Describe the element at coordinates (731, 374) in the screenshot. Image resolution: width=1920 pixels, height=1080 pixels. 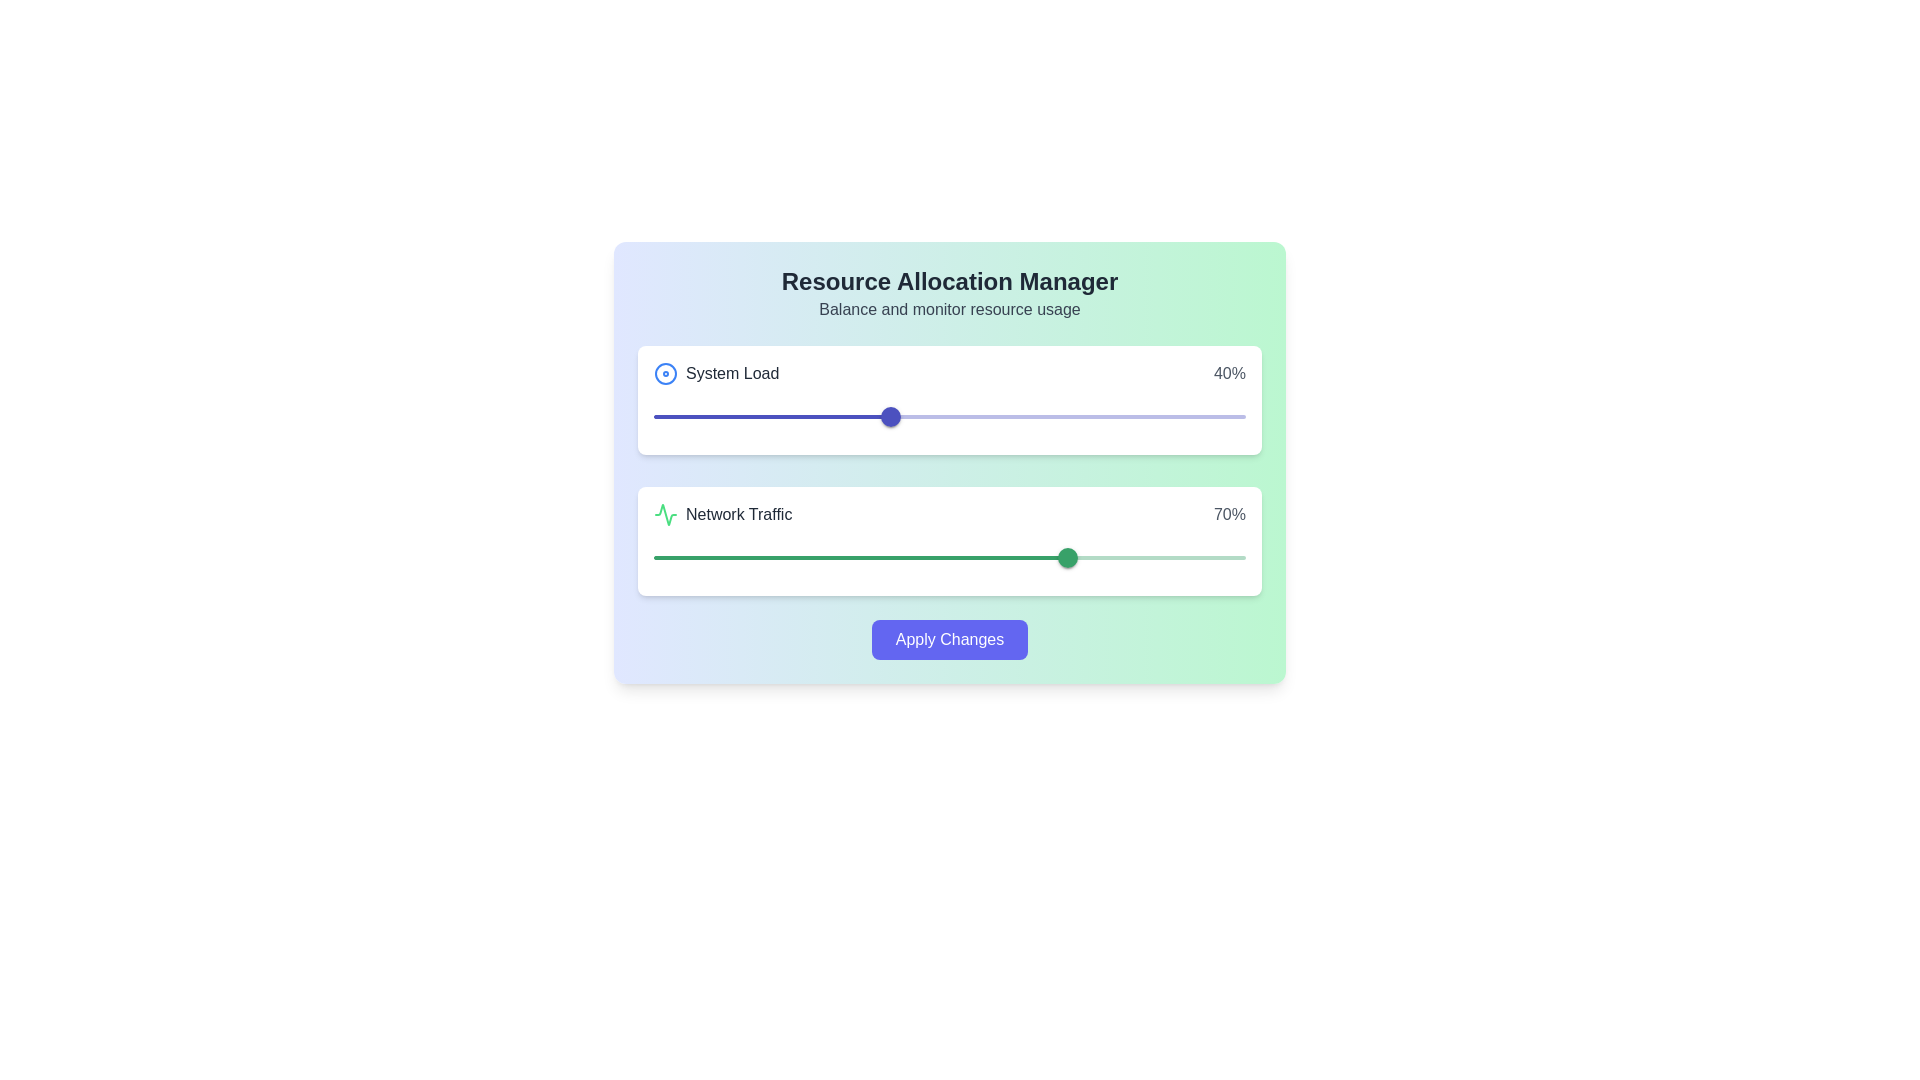
I see `the text label displaying 'System Load' in bold dark gray font, located to the right of a circular icon in the top-left corner of the card-like section` at that location.